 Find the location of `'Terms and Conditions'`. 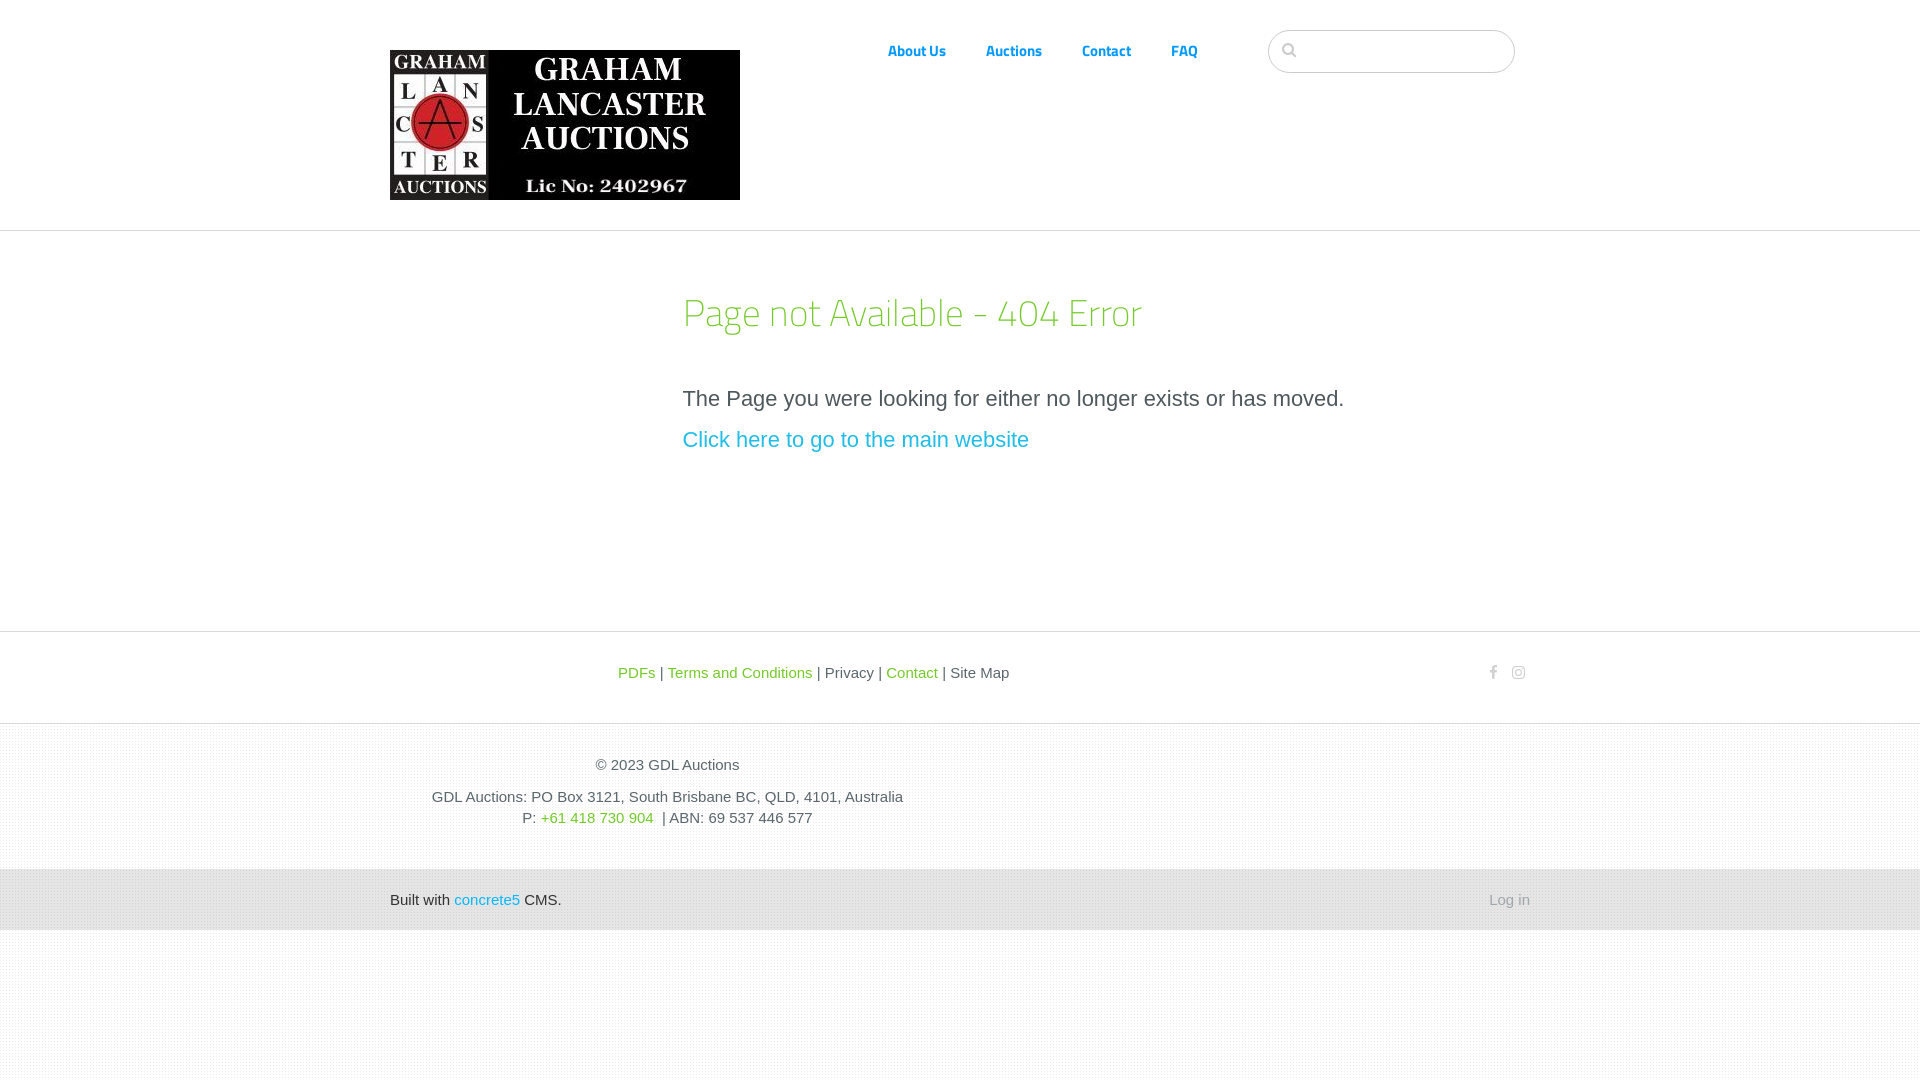

'Terms and Conditions' is located at coordinates (739, 672).